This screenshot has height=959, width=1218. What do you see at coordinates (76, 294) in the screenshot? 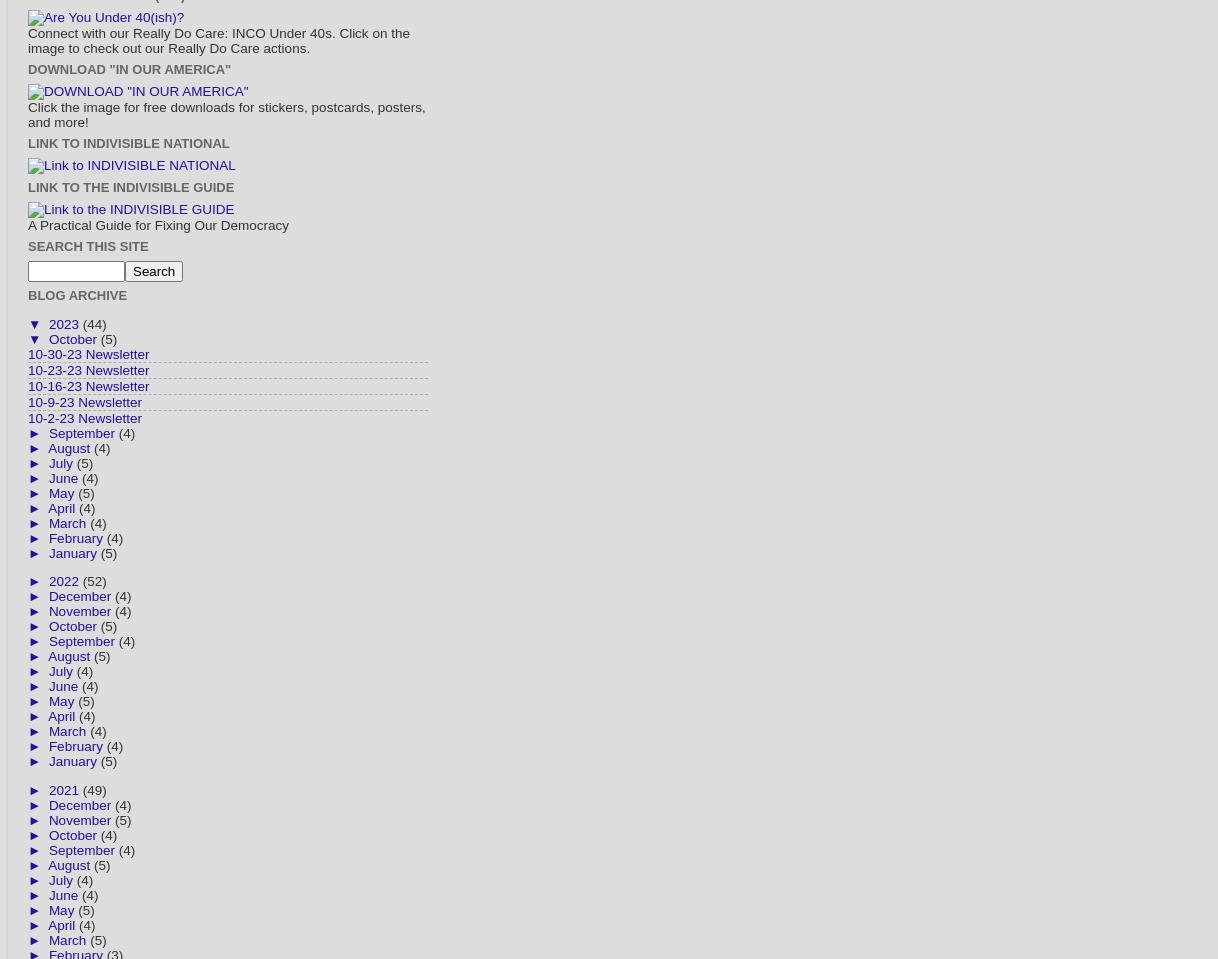
I see `'Blog Archive'` at bounding box center [76, 294].